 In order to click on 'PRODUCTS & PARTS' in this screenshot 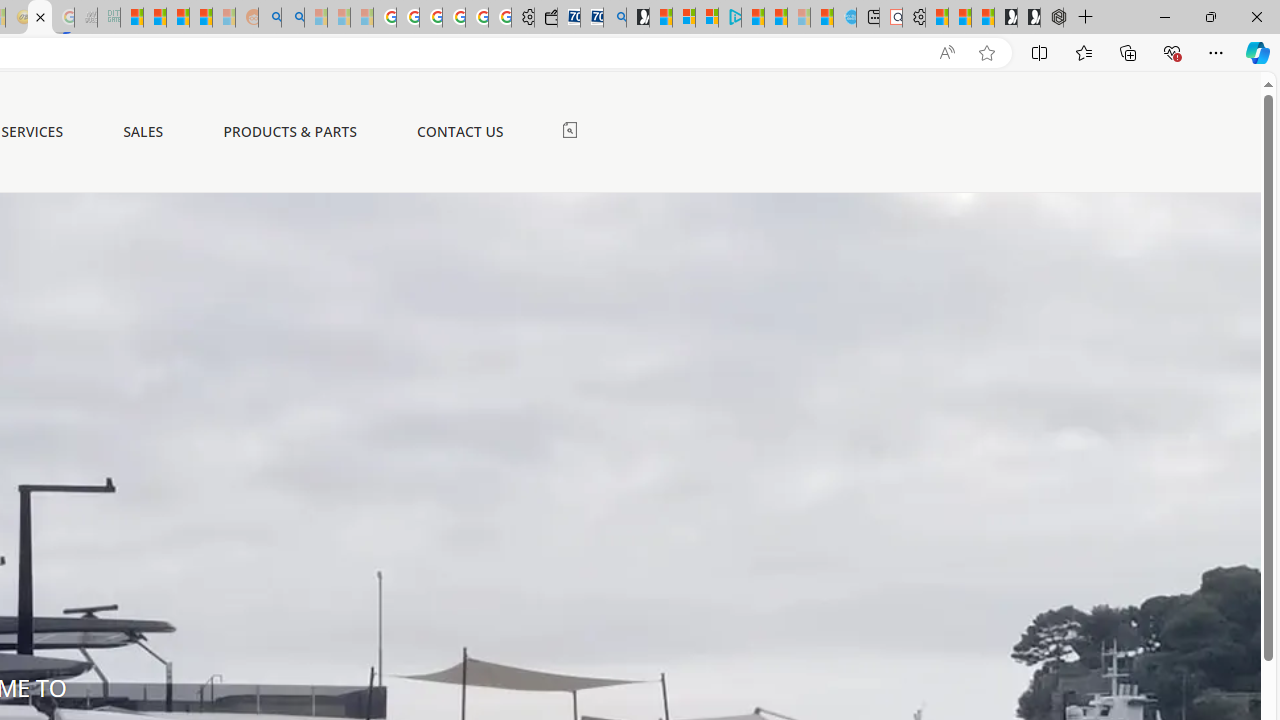, I will do `click(288, 131)`.